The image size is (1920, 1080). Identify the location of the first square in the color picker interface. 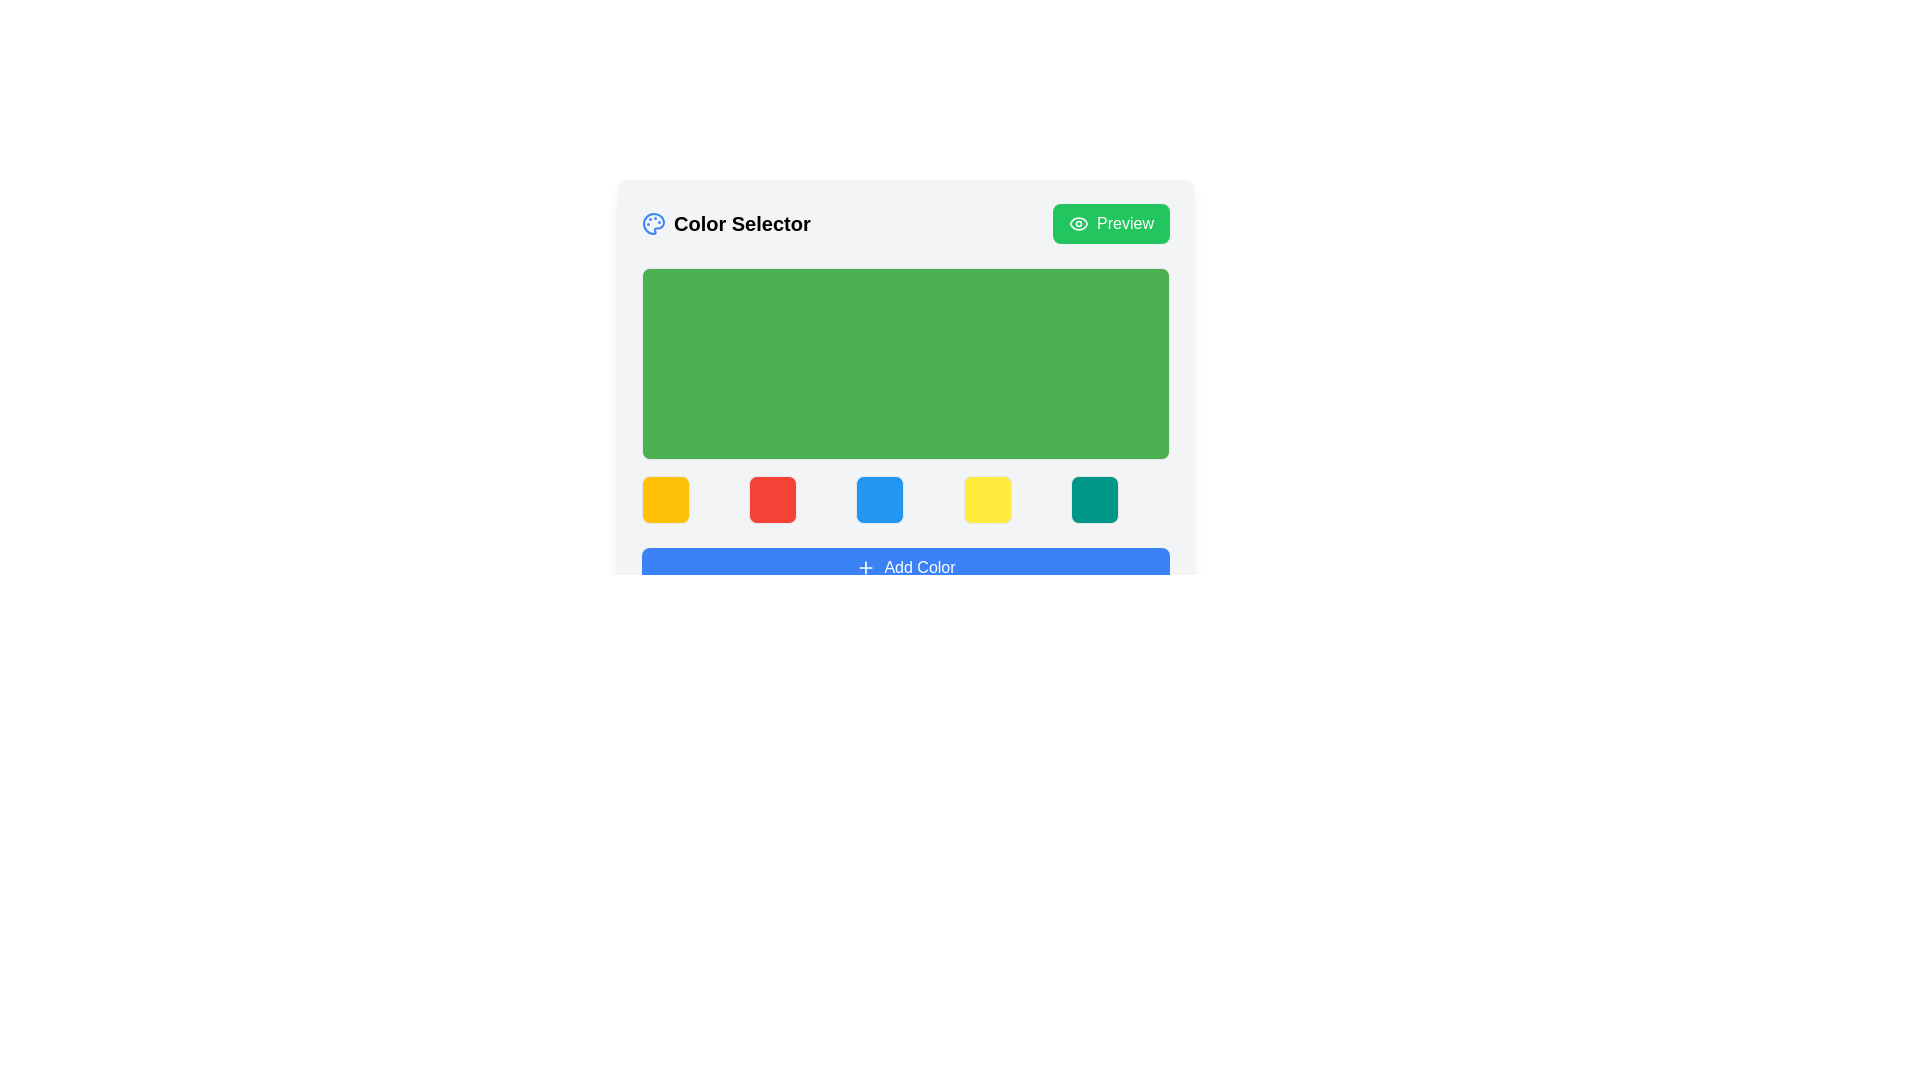
(666, 499).